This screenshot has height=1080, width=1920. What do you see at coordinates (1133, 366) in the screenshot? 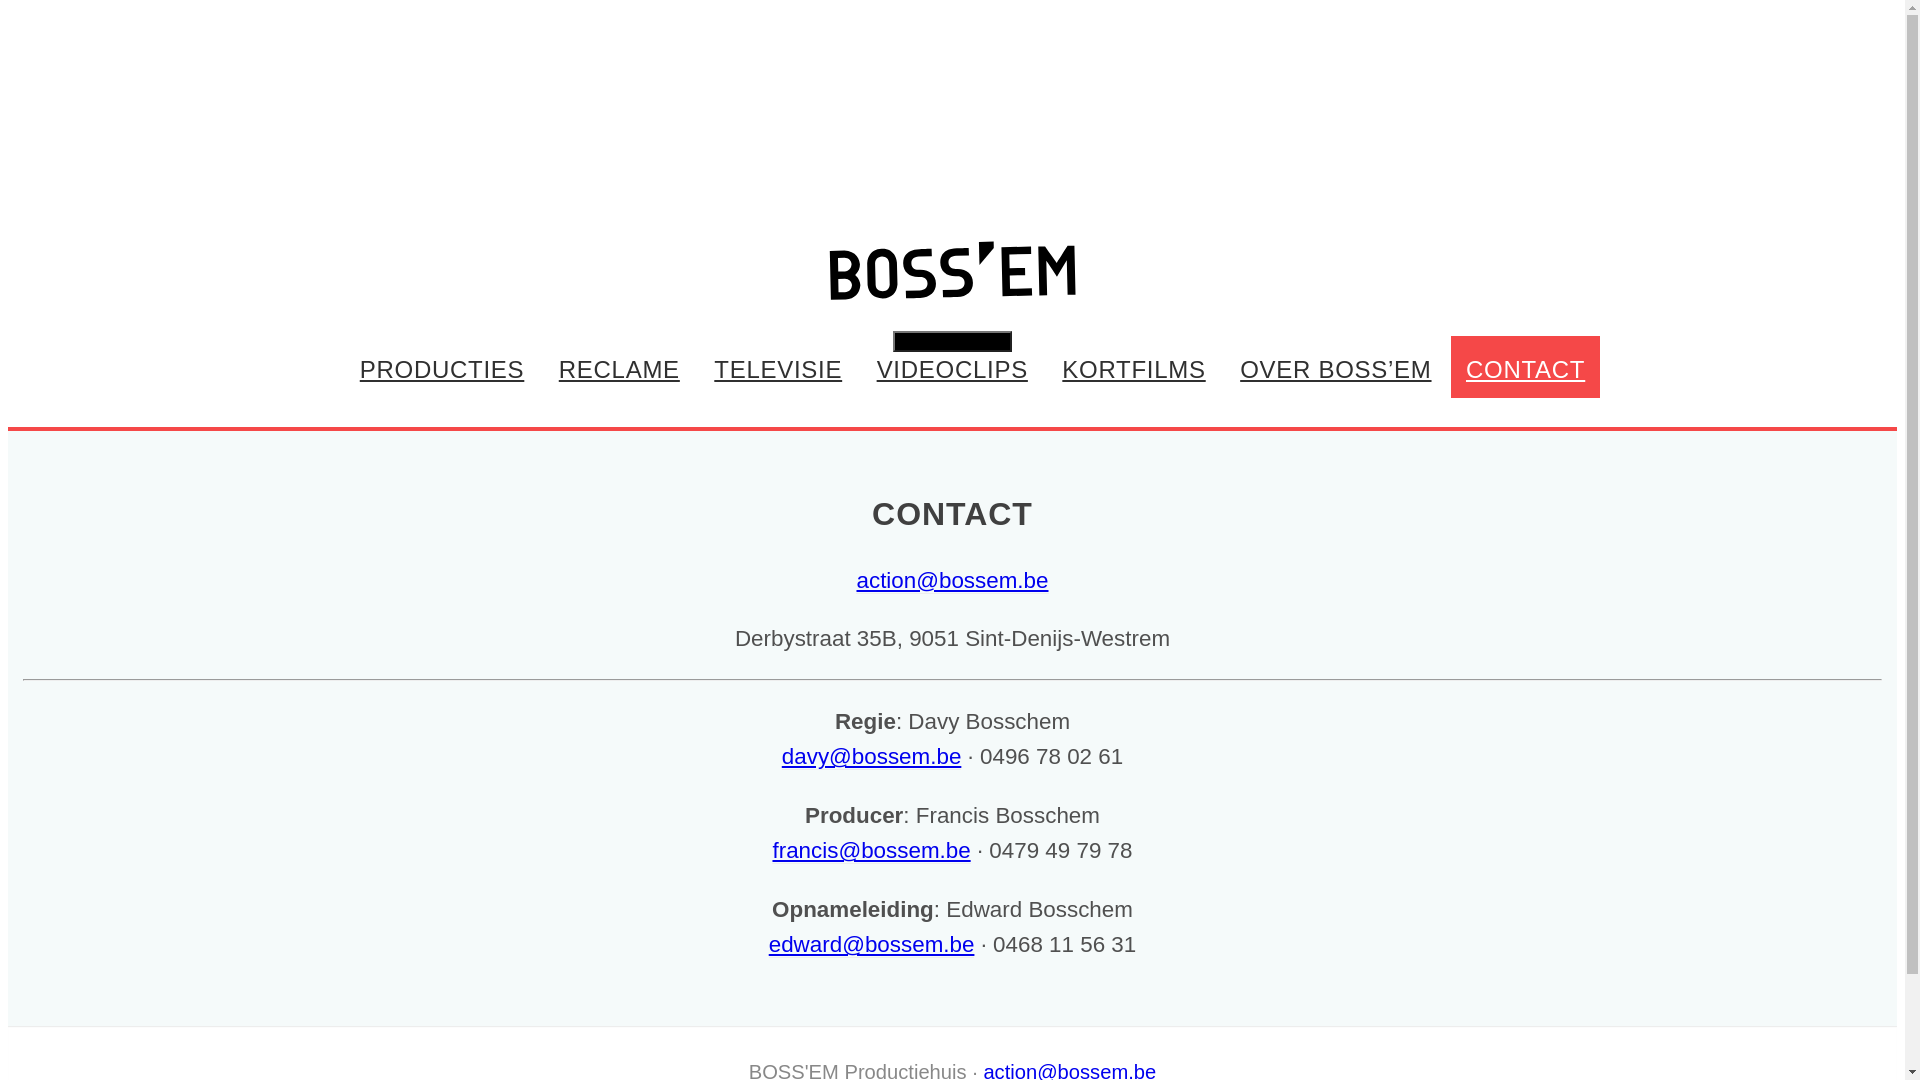
I see `'KORTFILMS'` at bounding box center [1133, 366].